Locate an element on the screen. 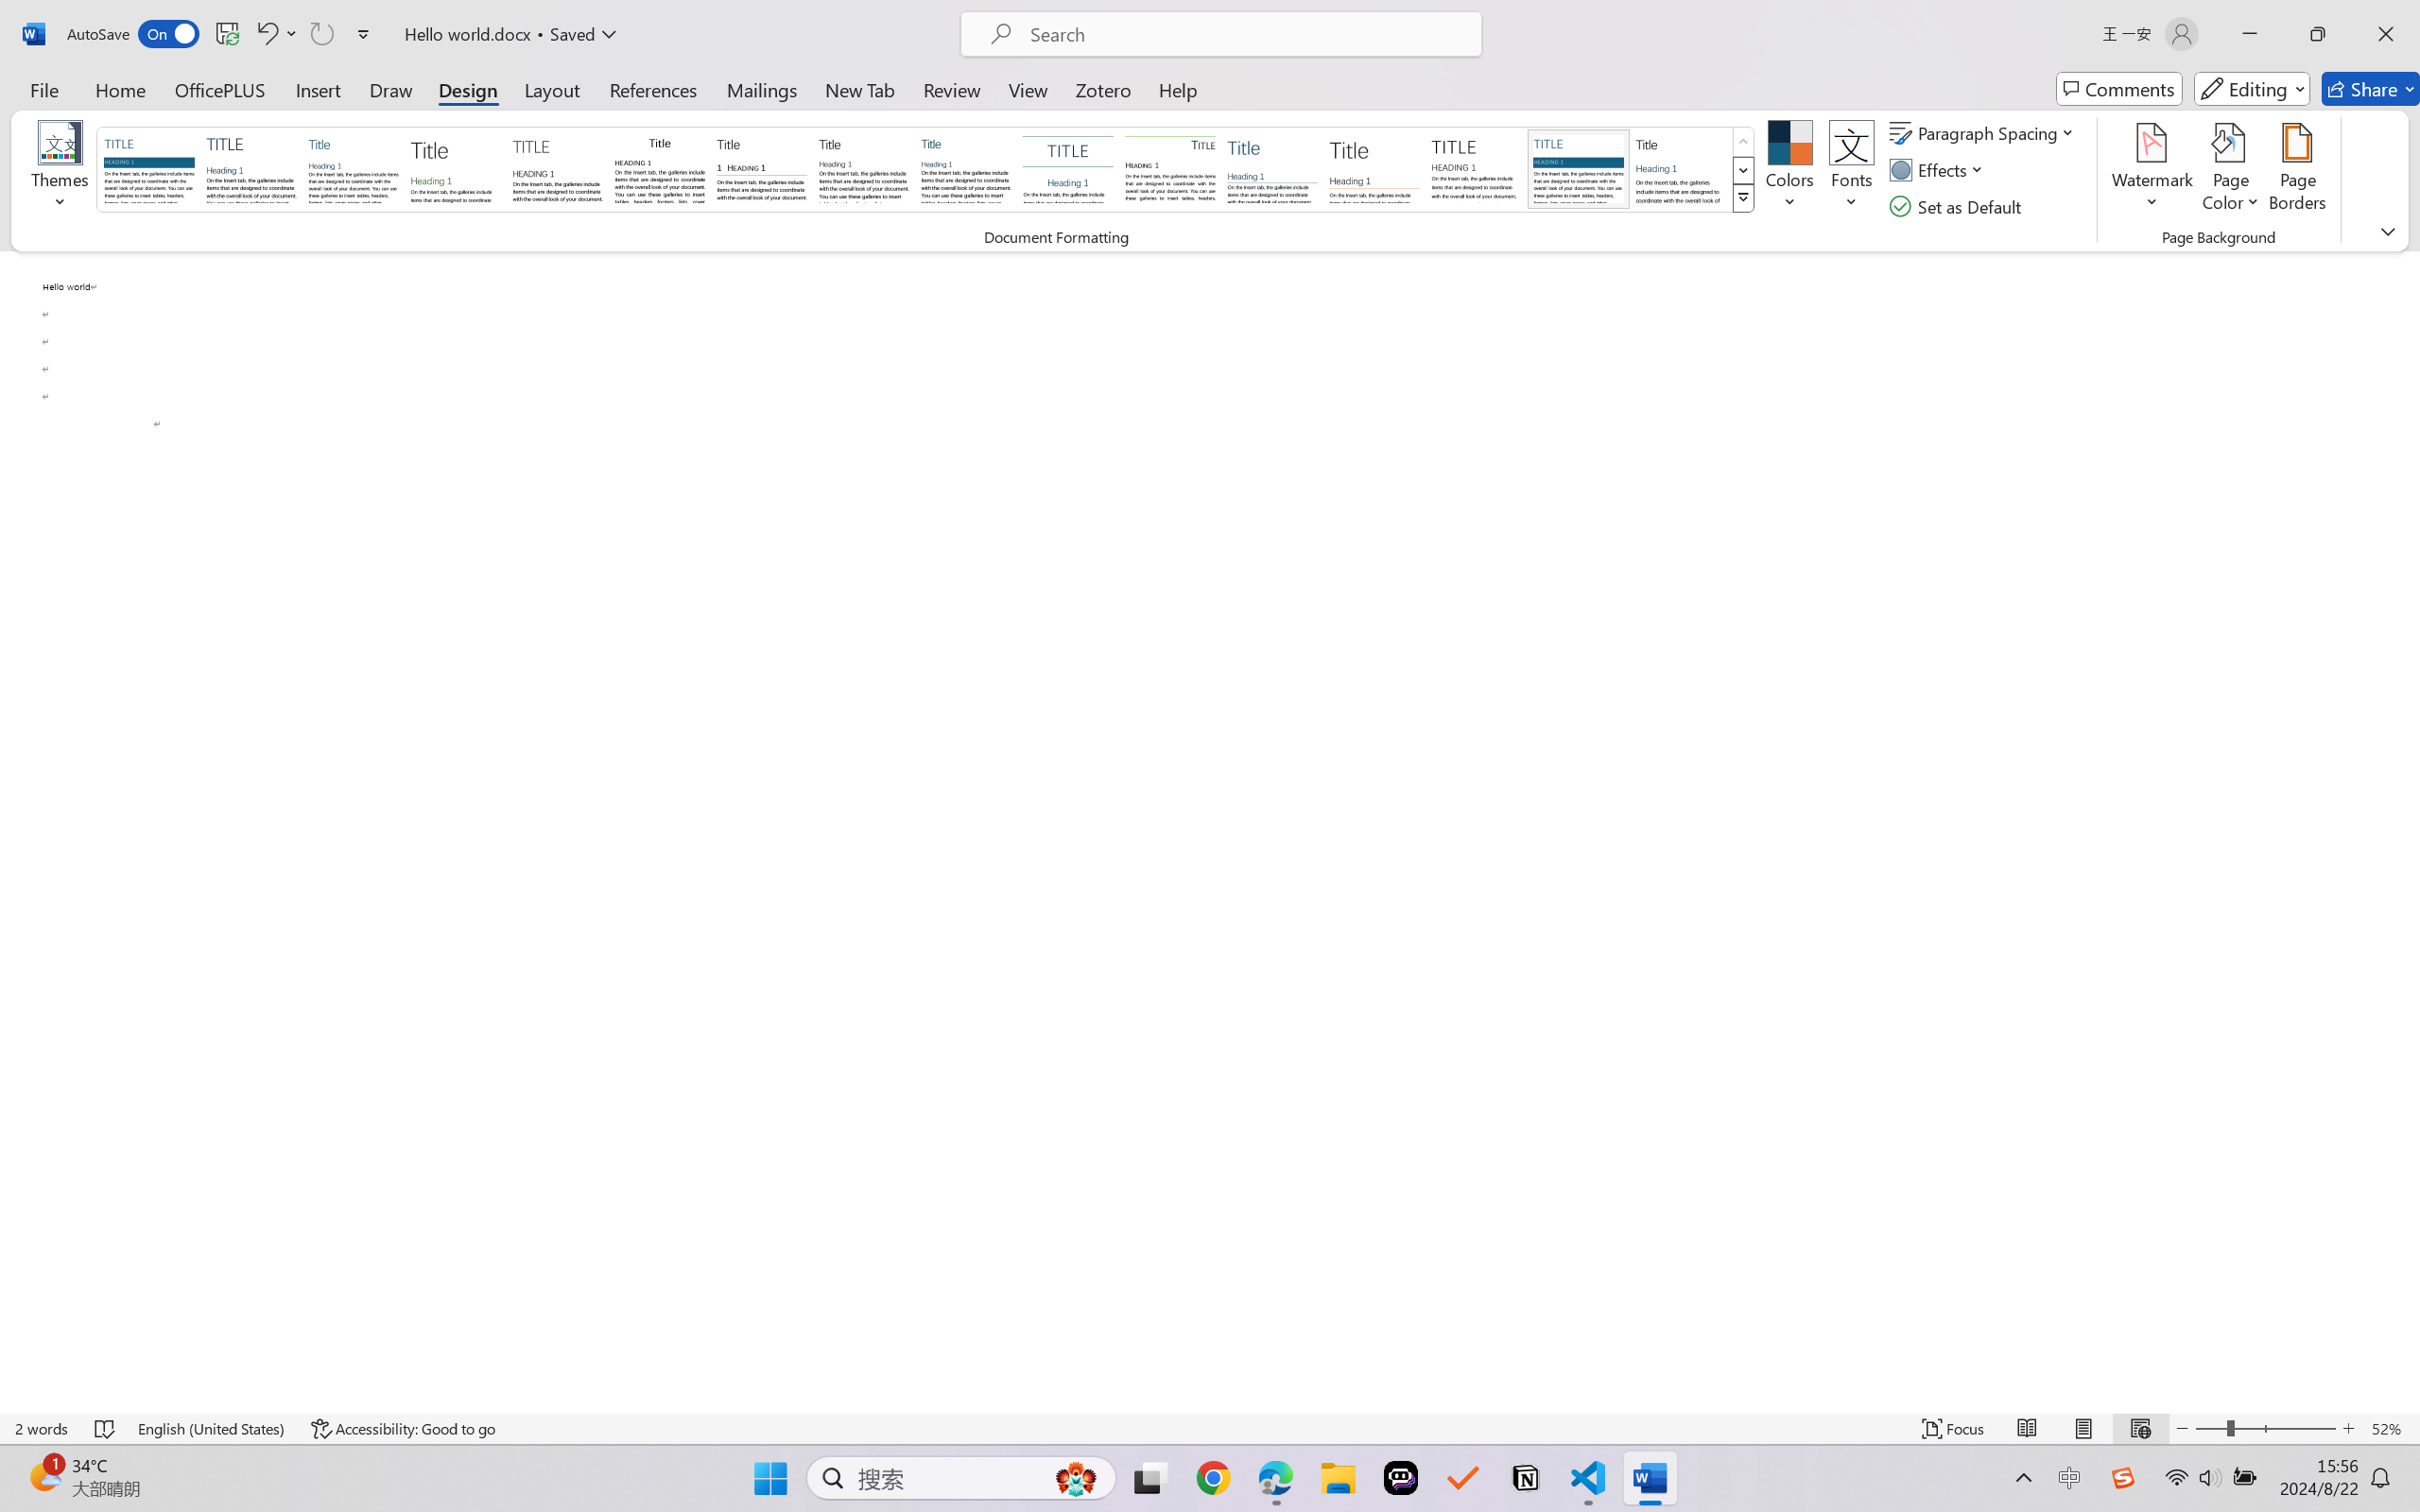 The height and width of the screenshot is (1512, 2420). 'Row Down' is located at coordinates (1742, 170).